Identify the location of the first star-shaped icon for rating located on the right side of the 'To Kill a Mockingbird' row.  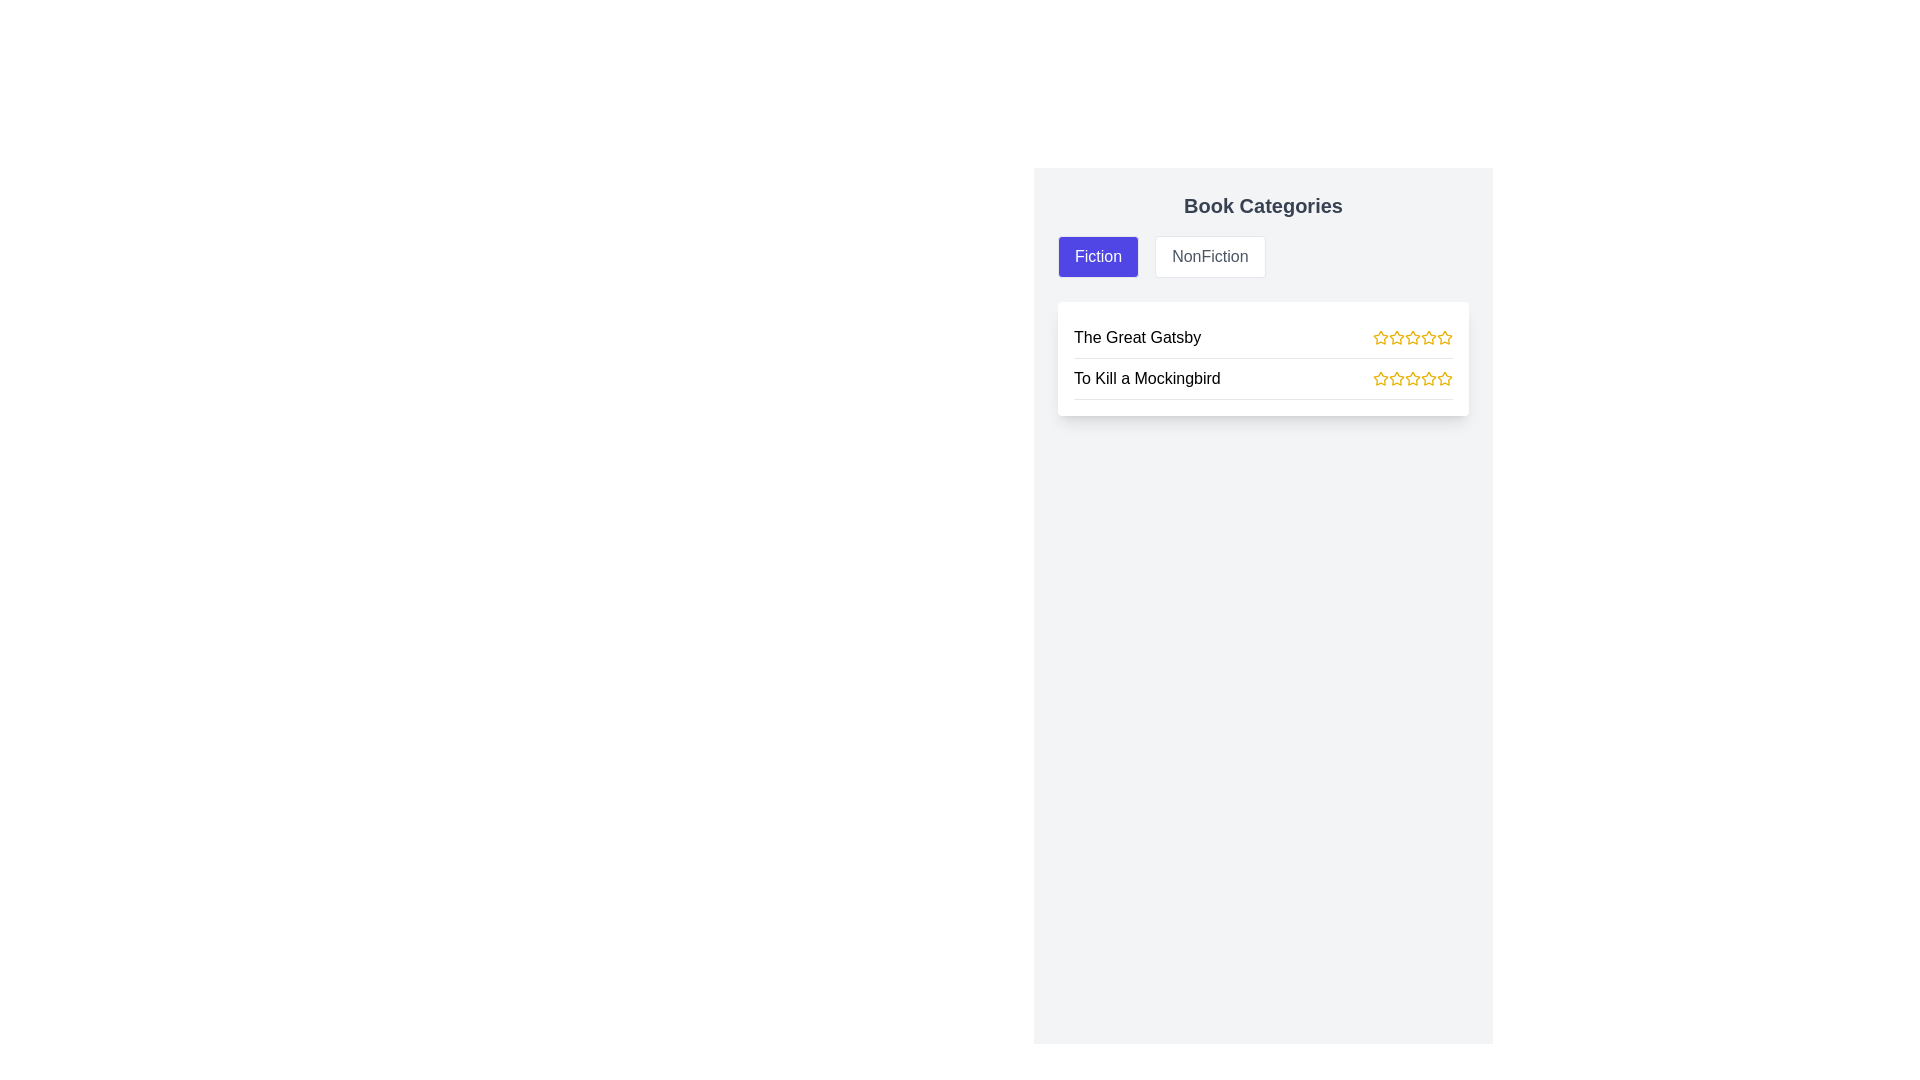
(1380, 378).